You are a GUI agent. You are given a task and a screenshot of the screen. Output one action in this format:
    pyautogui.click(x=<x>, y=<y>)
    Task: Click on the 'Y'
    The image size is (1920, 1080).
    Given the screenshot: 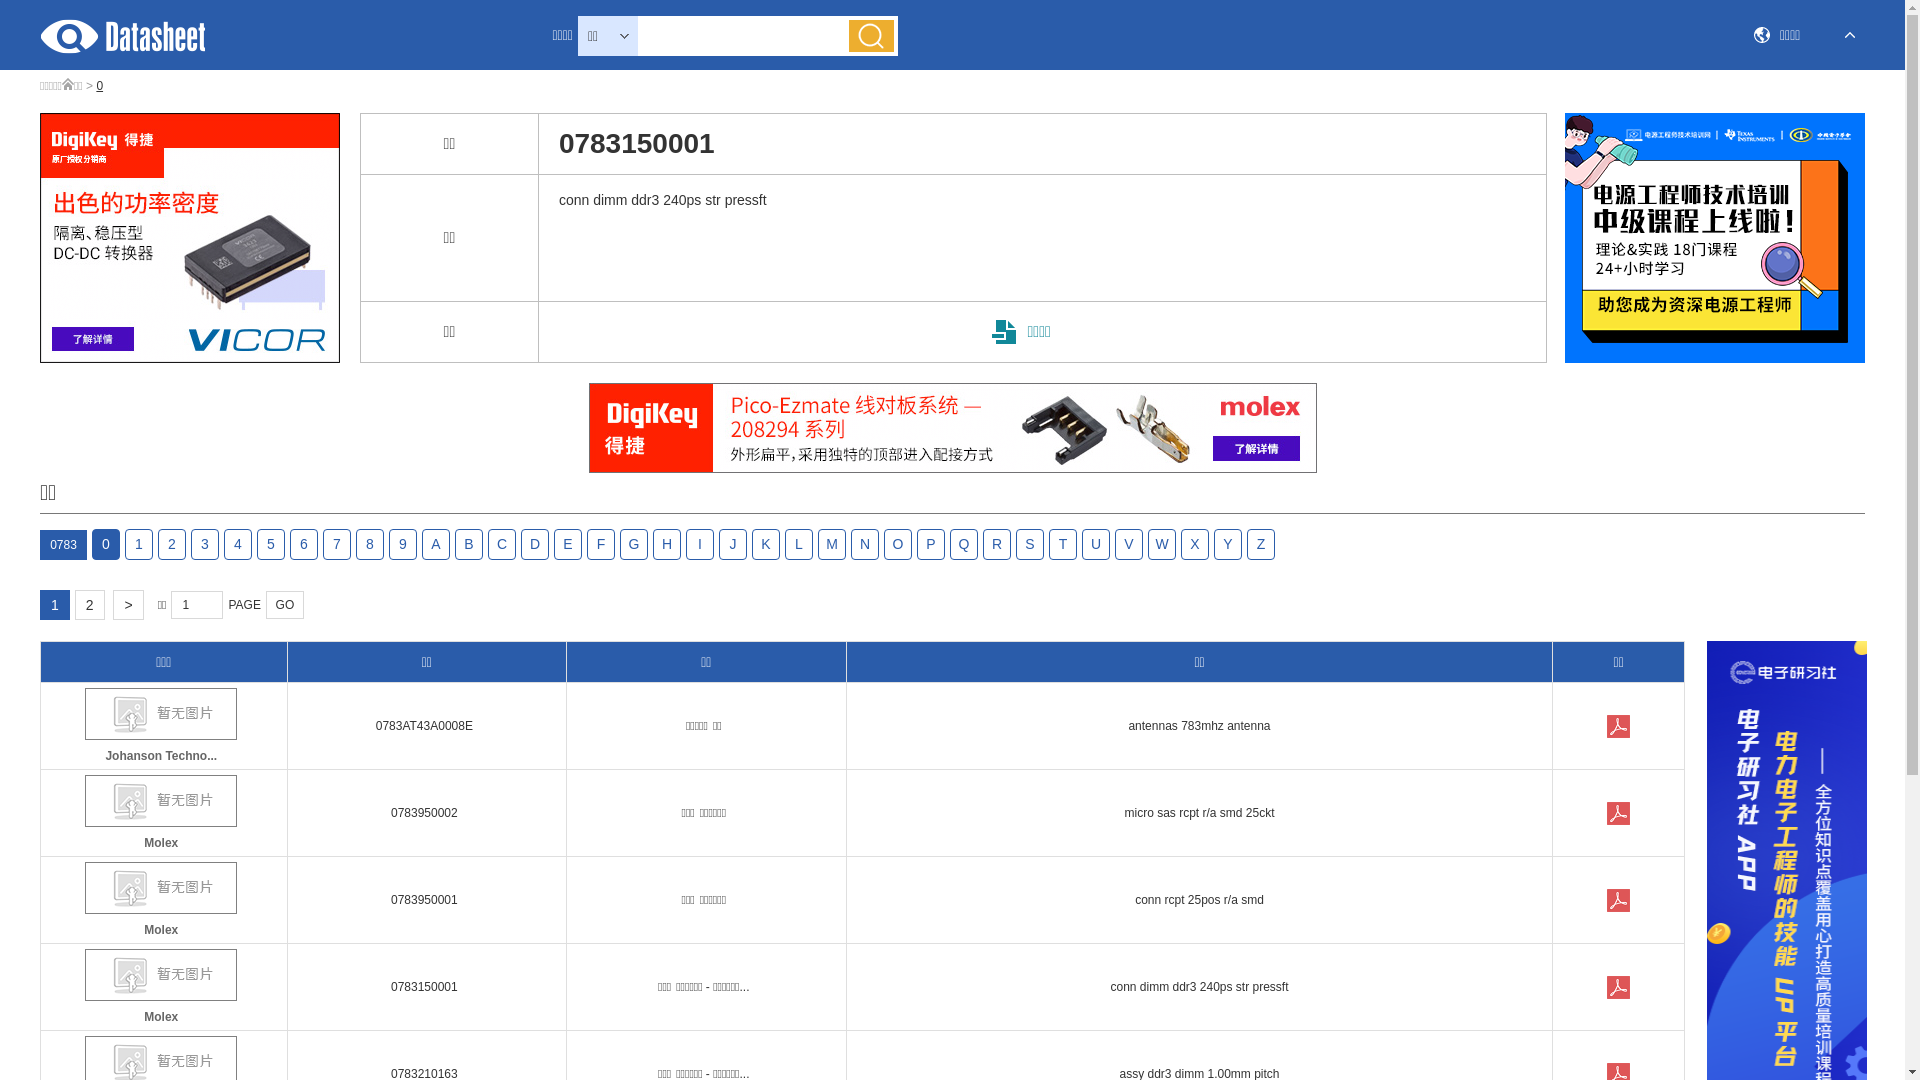 What is the action you would take?
    pyautogui.click(x=1213, y=544)
    